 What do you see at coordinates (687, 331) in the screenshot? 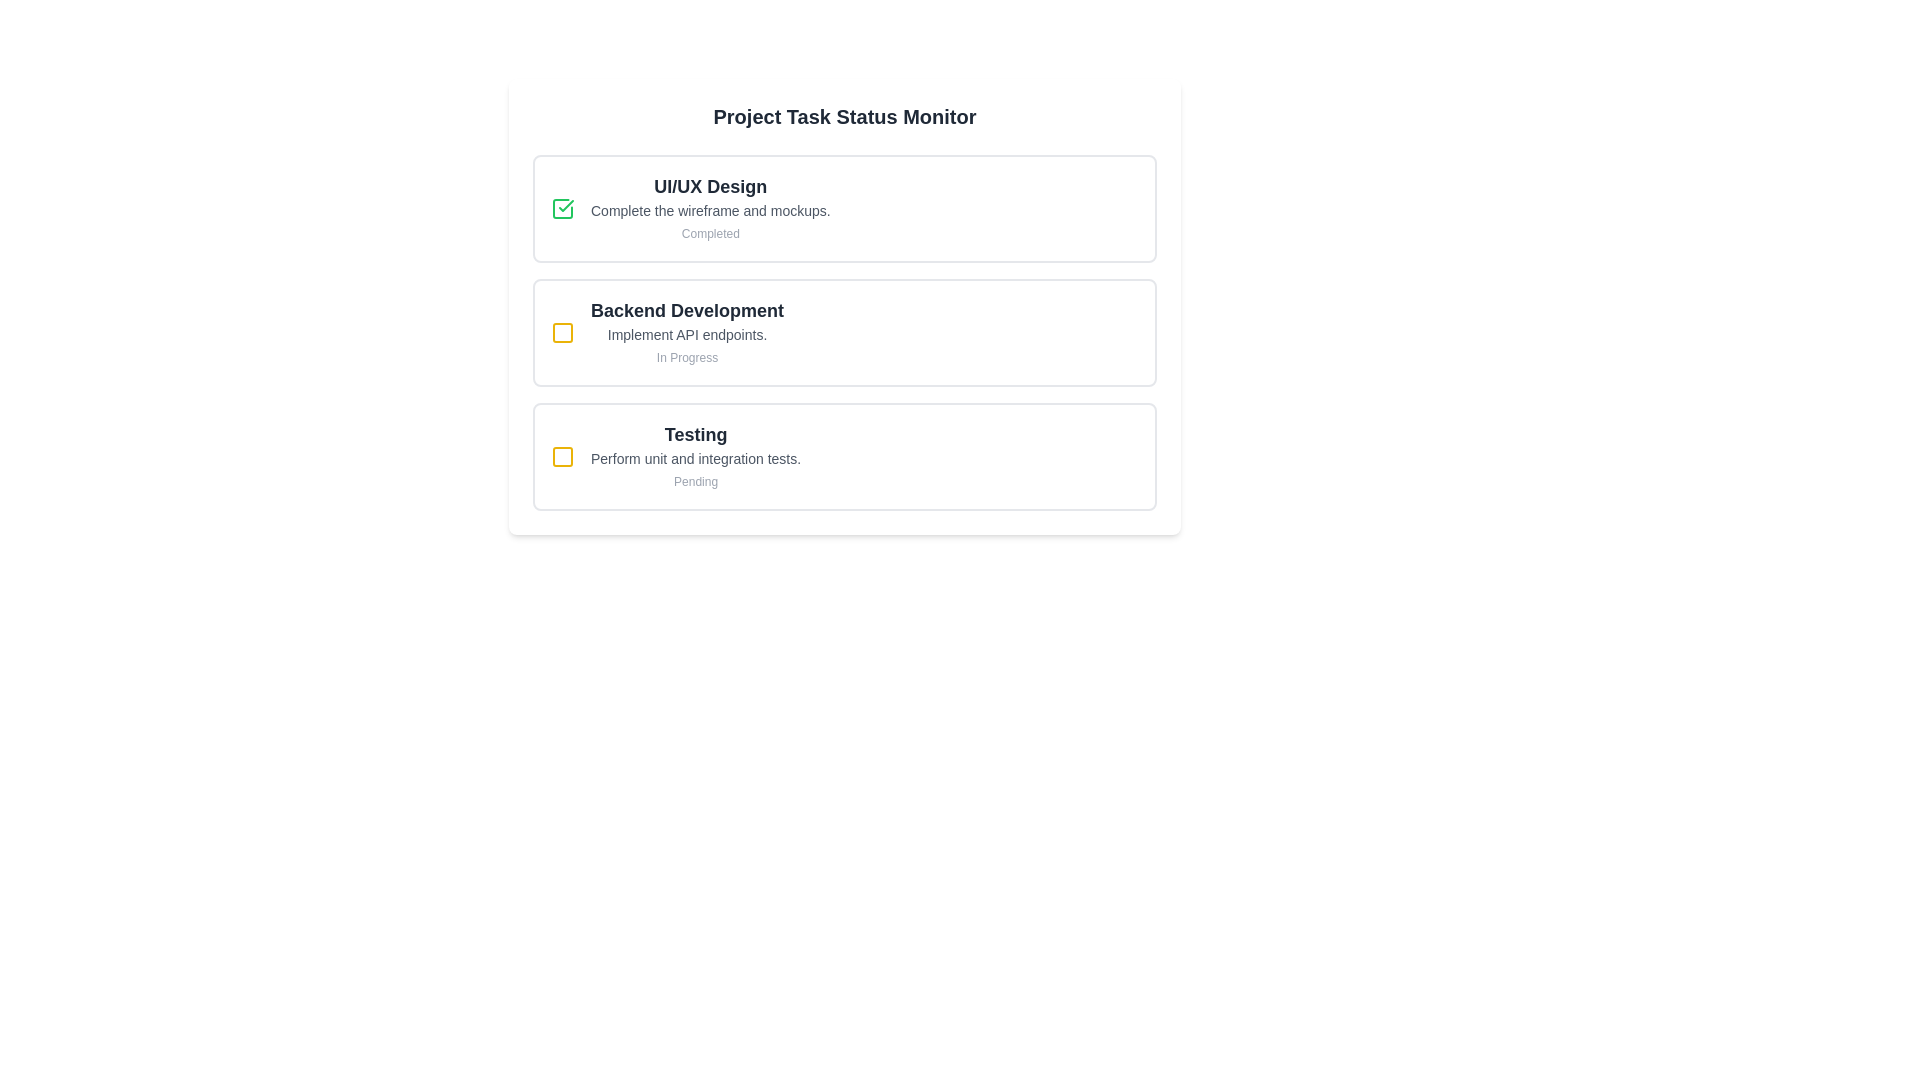
I see `the informational card displaying the title 'Backend Development', which is the second card in a vertical stack of three, located between 'UI/UX Design' and 'Testing'` at bounding box center [687, 331].